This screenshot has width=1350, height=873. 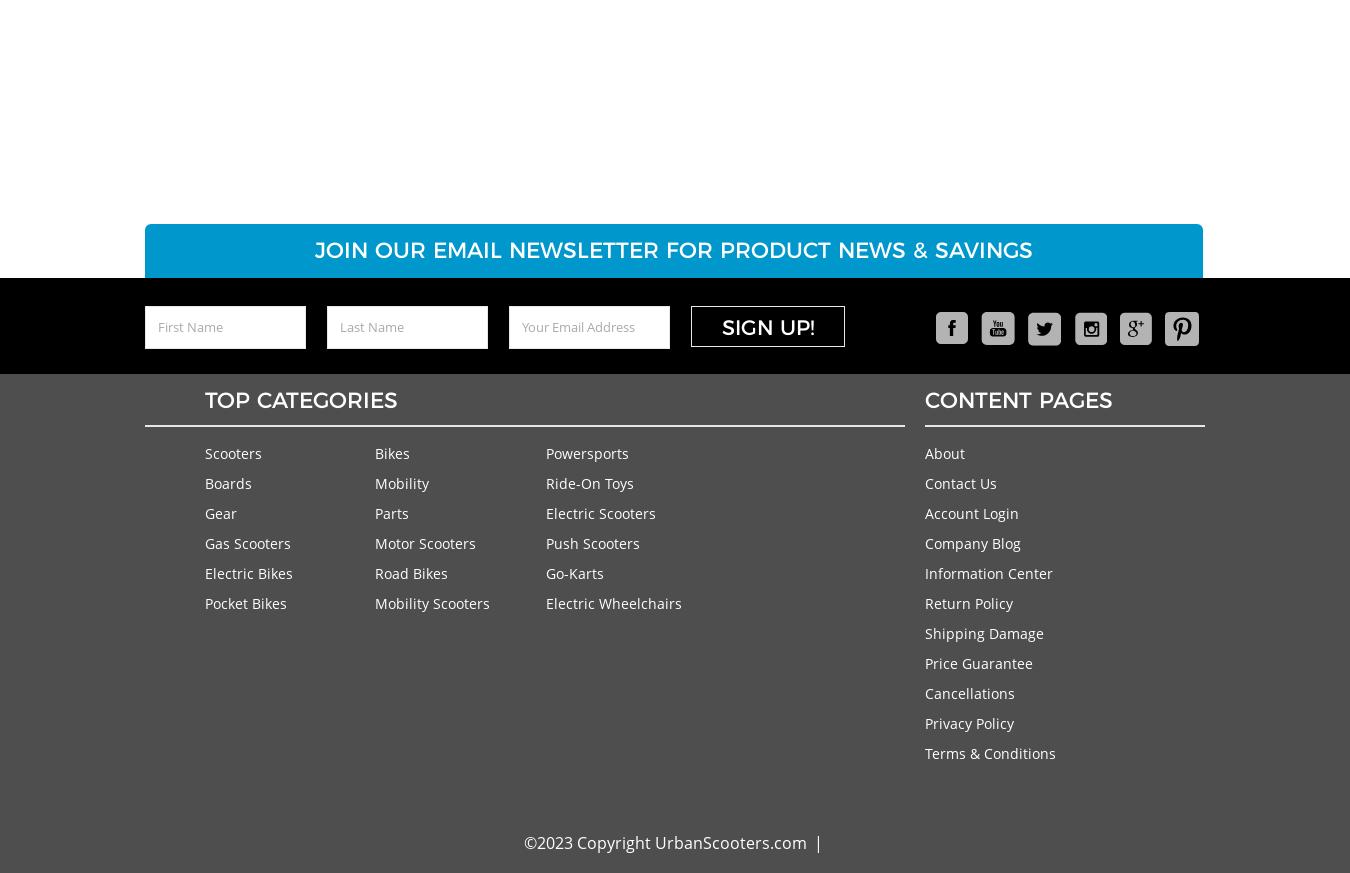 What do you see at coordinates (934, 372) in the screenshot?
I see `'Facebook'` at bounding box center [934, 372].